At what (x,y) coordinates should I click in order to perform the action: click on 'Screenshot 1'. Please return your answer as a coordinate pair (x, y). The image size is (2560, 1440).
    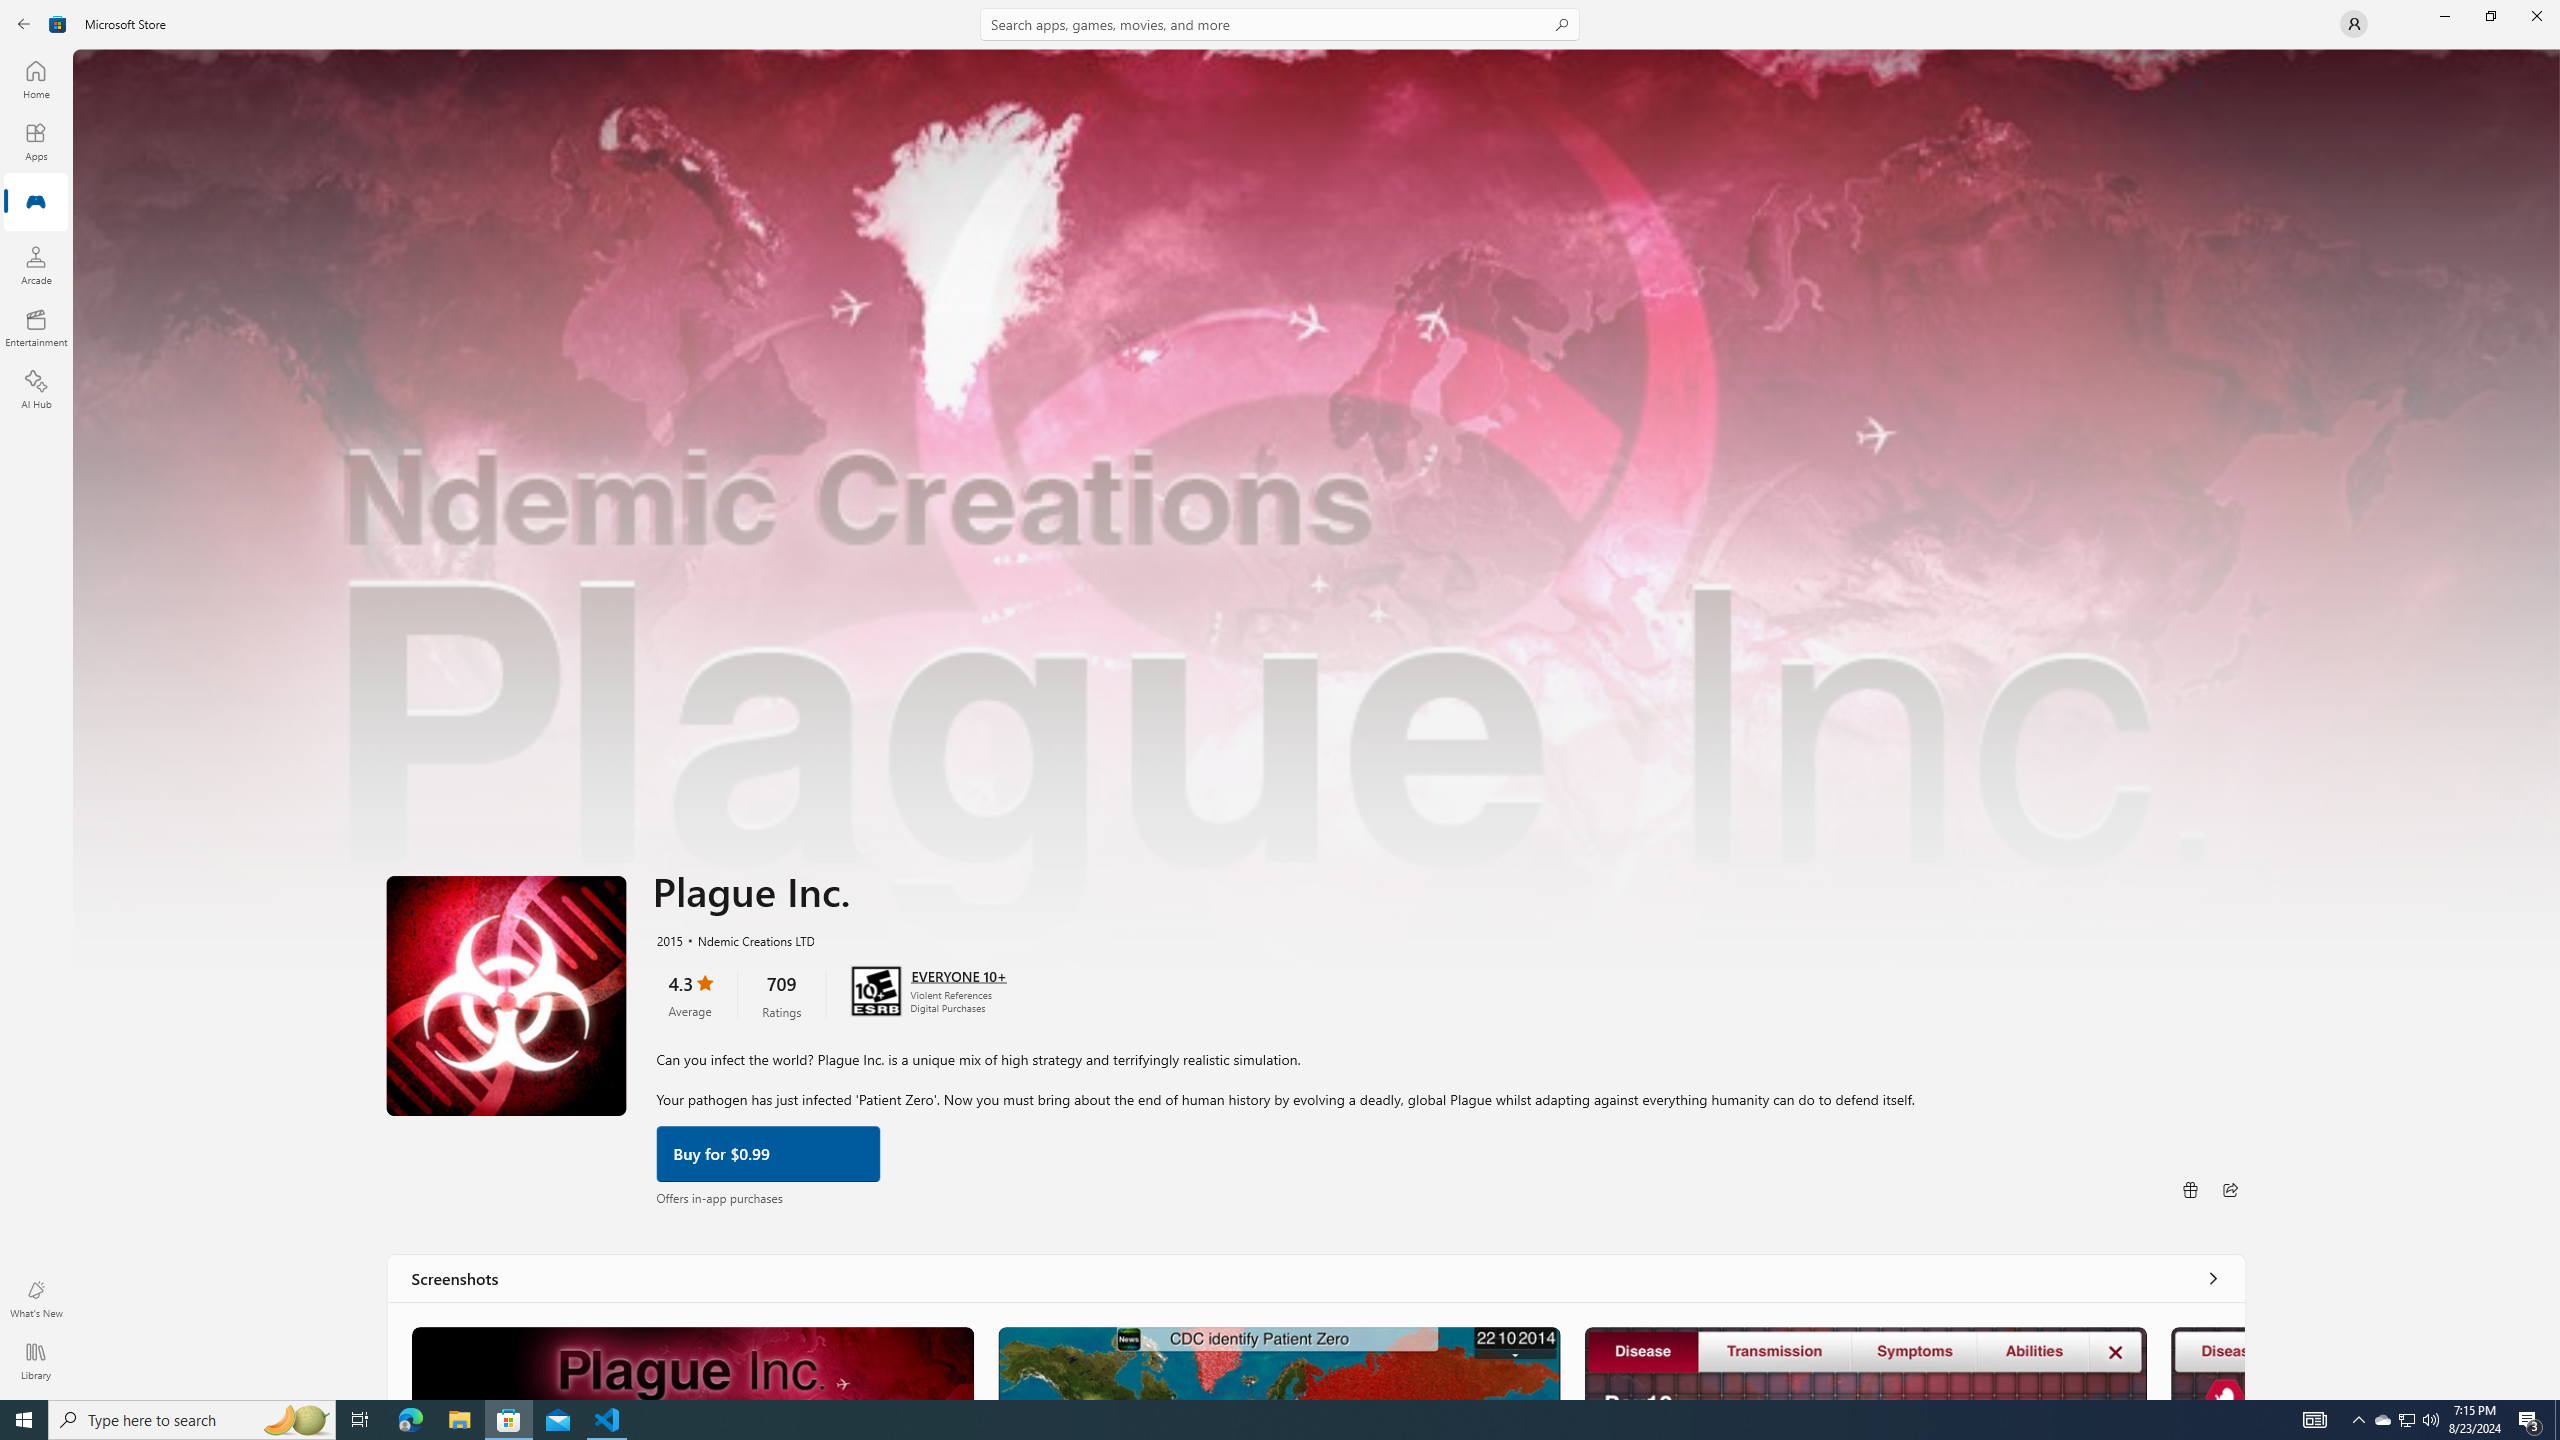
    Looking at the image, I should click on (692, 1362).